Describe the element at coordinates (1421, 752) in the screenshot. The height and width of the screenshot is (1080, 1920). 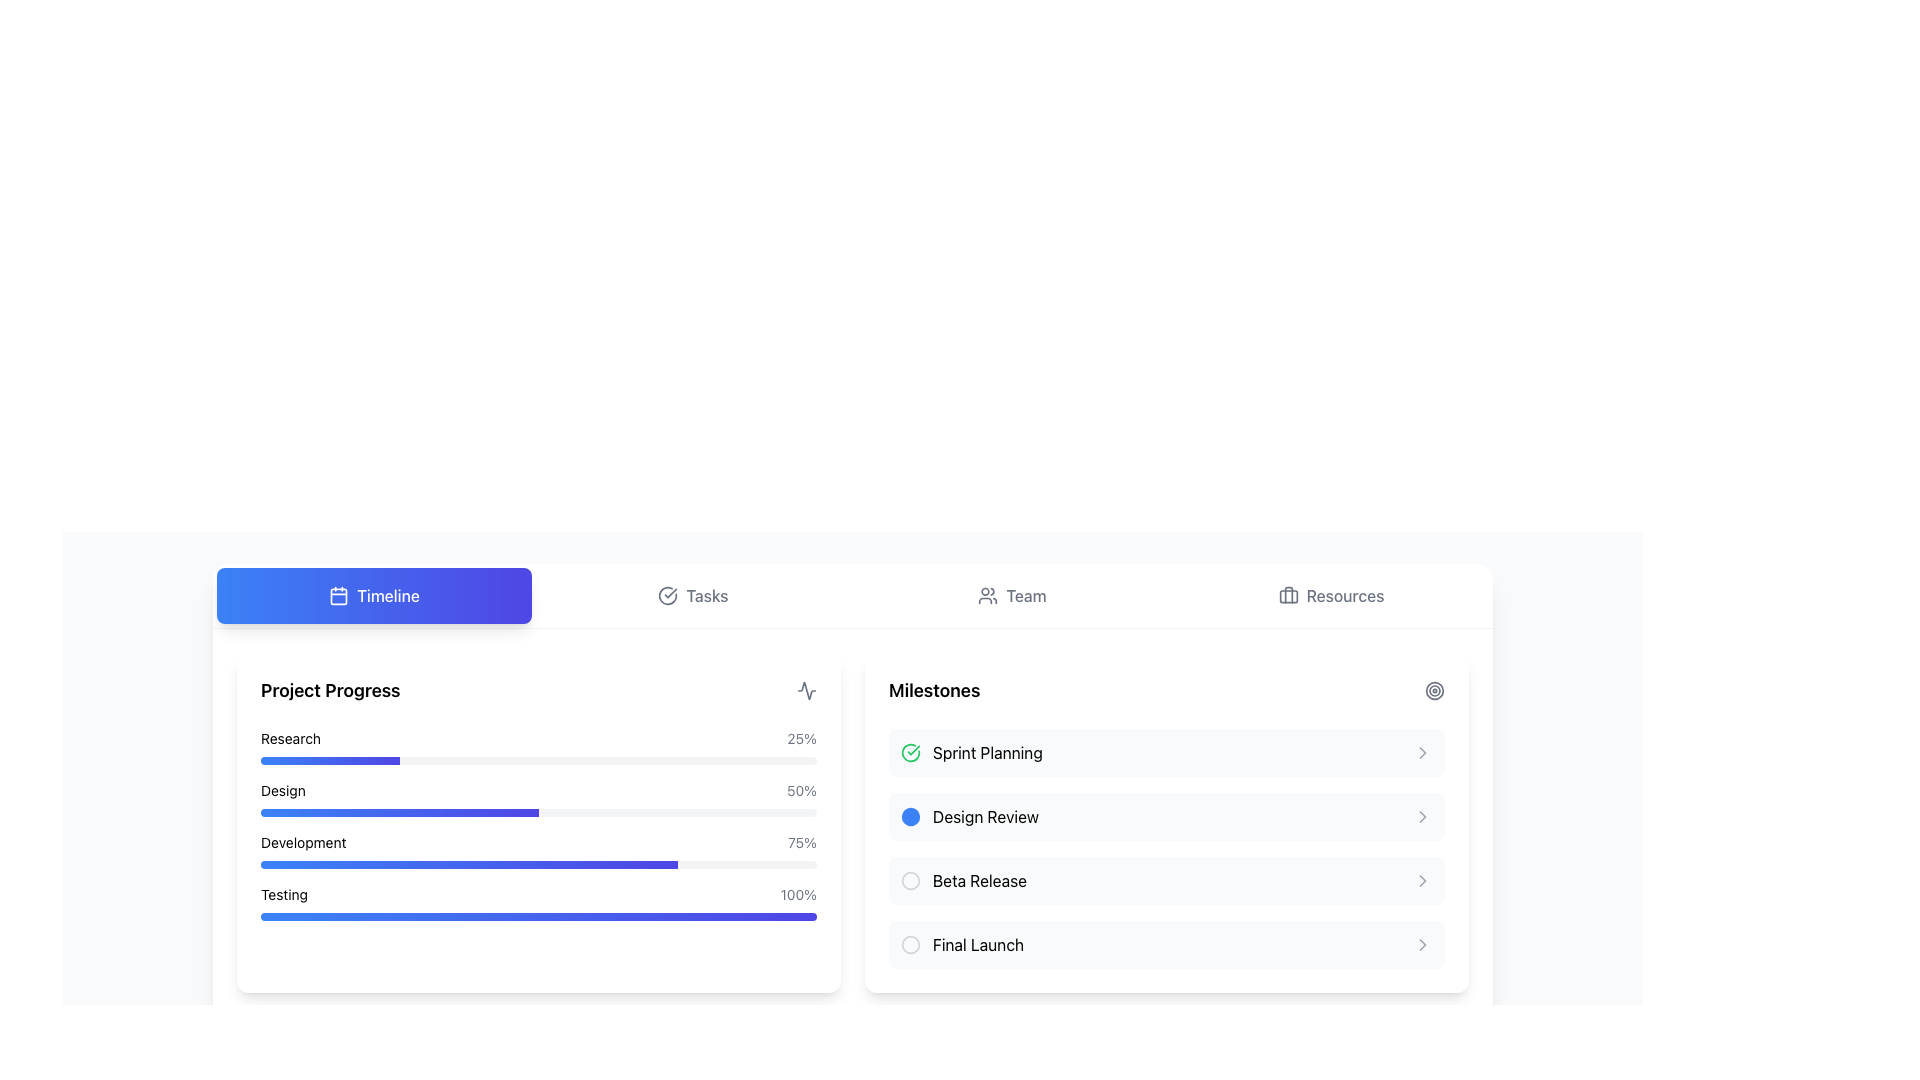
I see `the chevron icon located at the far right end of the 'Sprint Planning' list item` at that location.